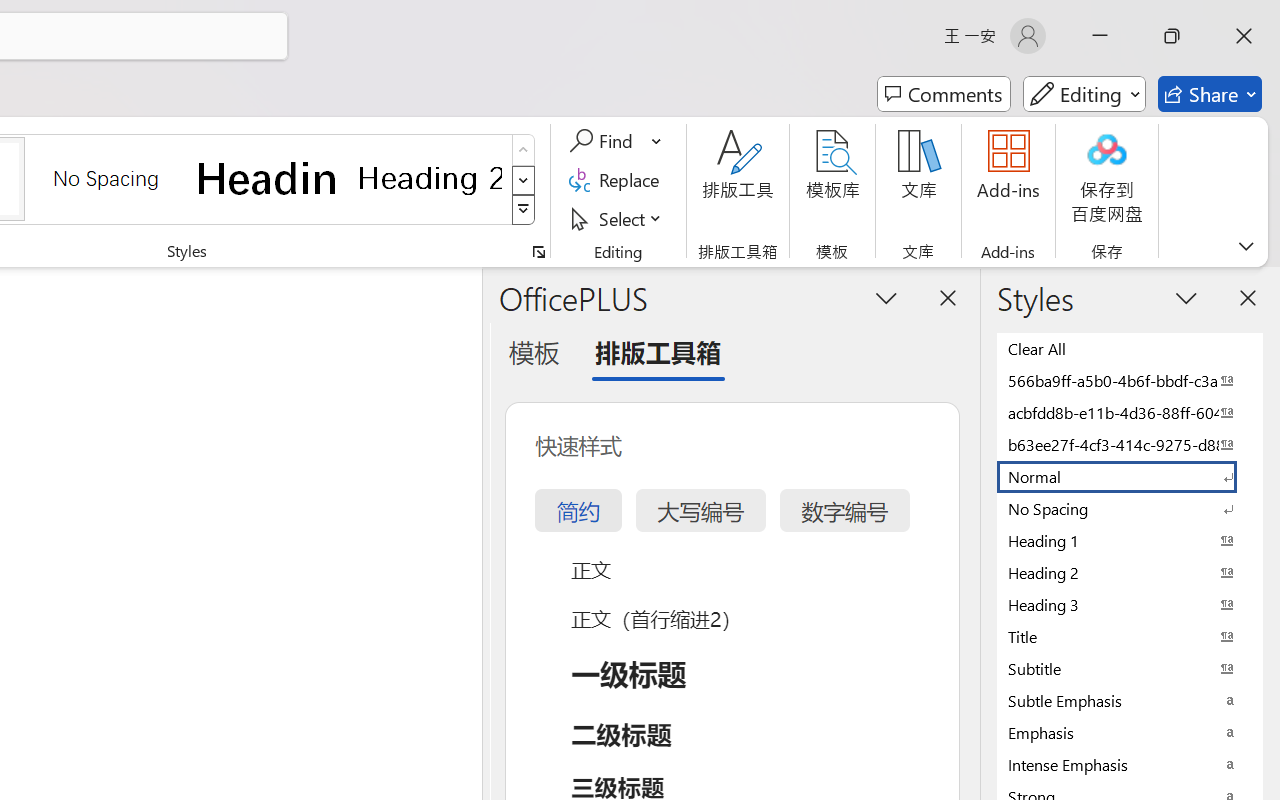 The width and height of the screenshot is (1280, 800). I want to click on 'Subtitle', so click(1130, 668).